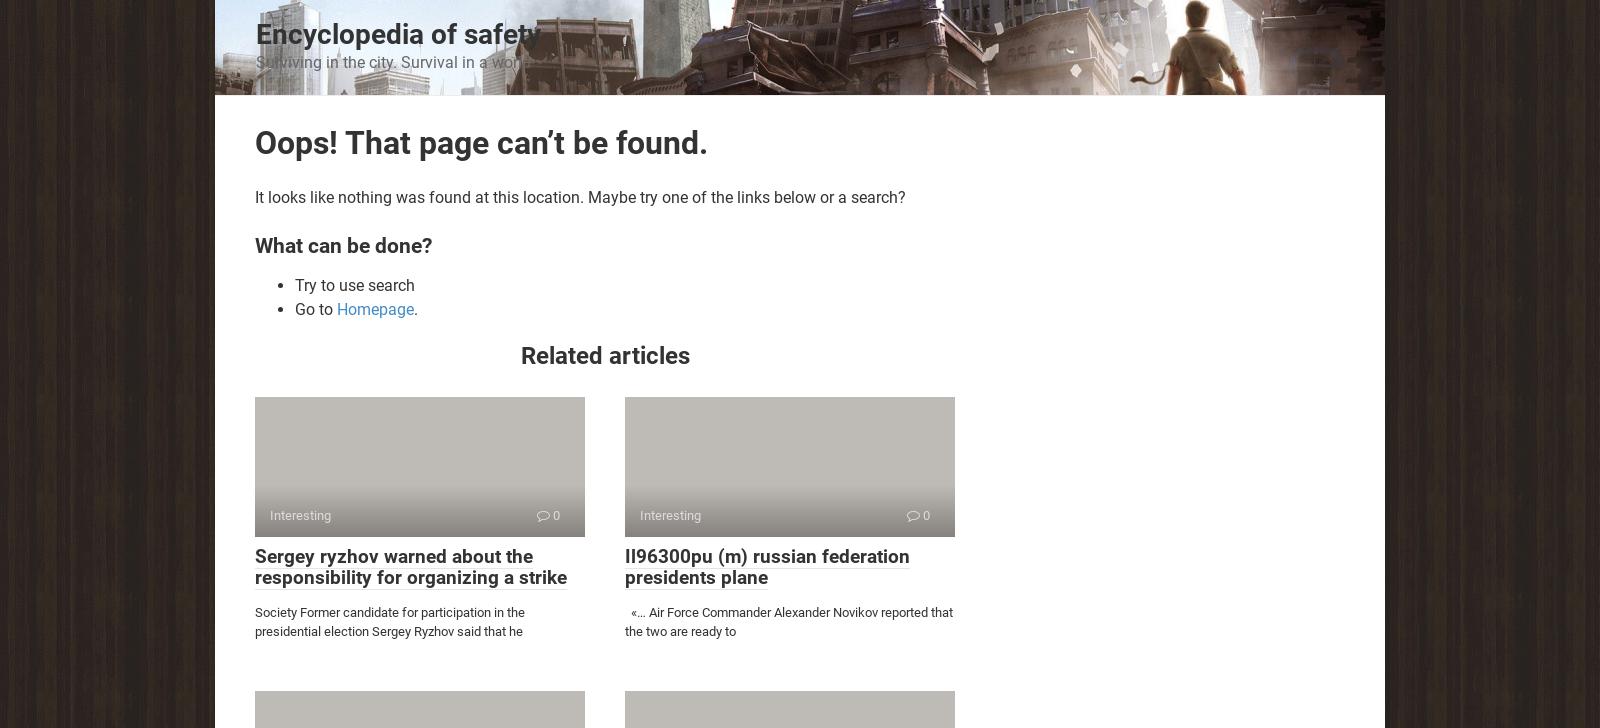 The image size is (1600, 728). I want to click on 'Related articles', so click(519, 354).